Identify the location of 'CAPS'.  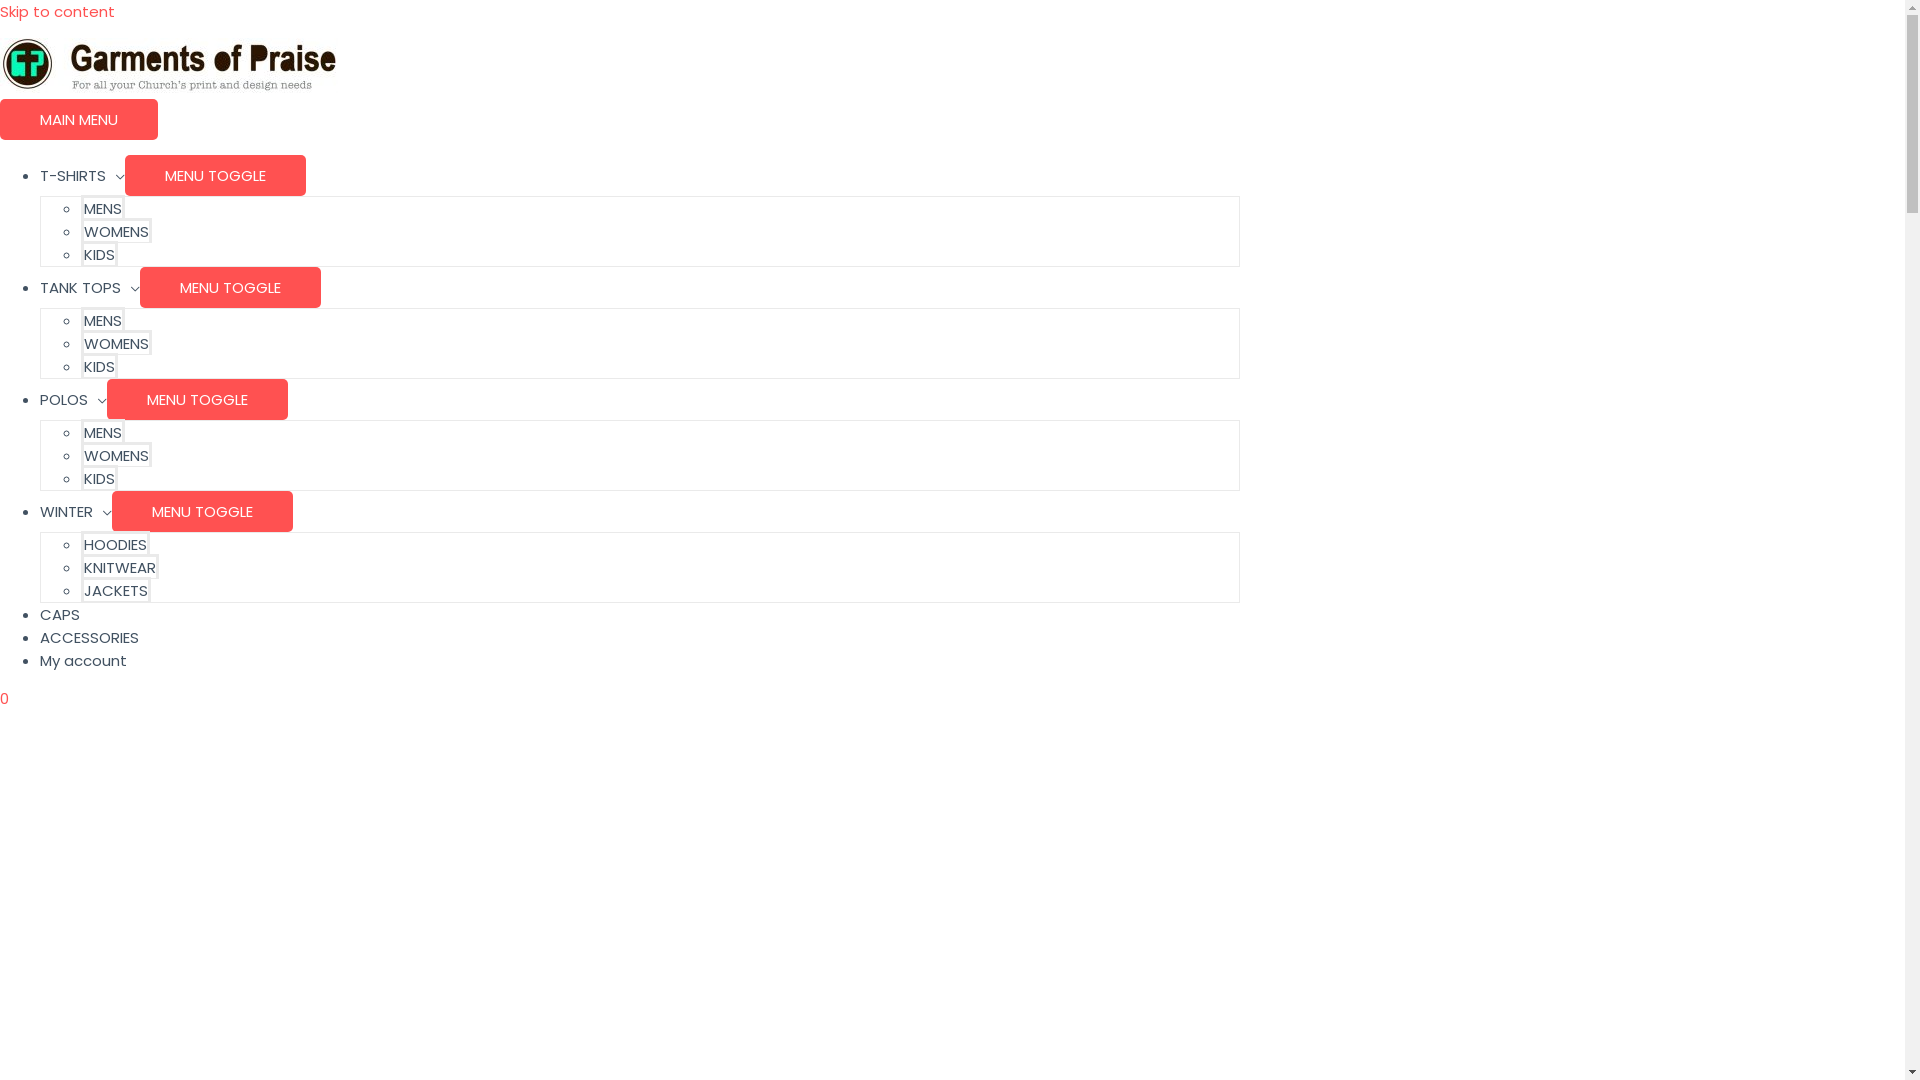
(59, 613).